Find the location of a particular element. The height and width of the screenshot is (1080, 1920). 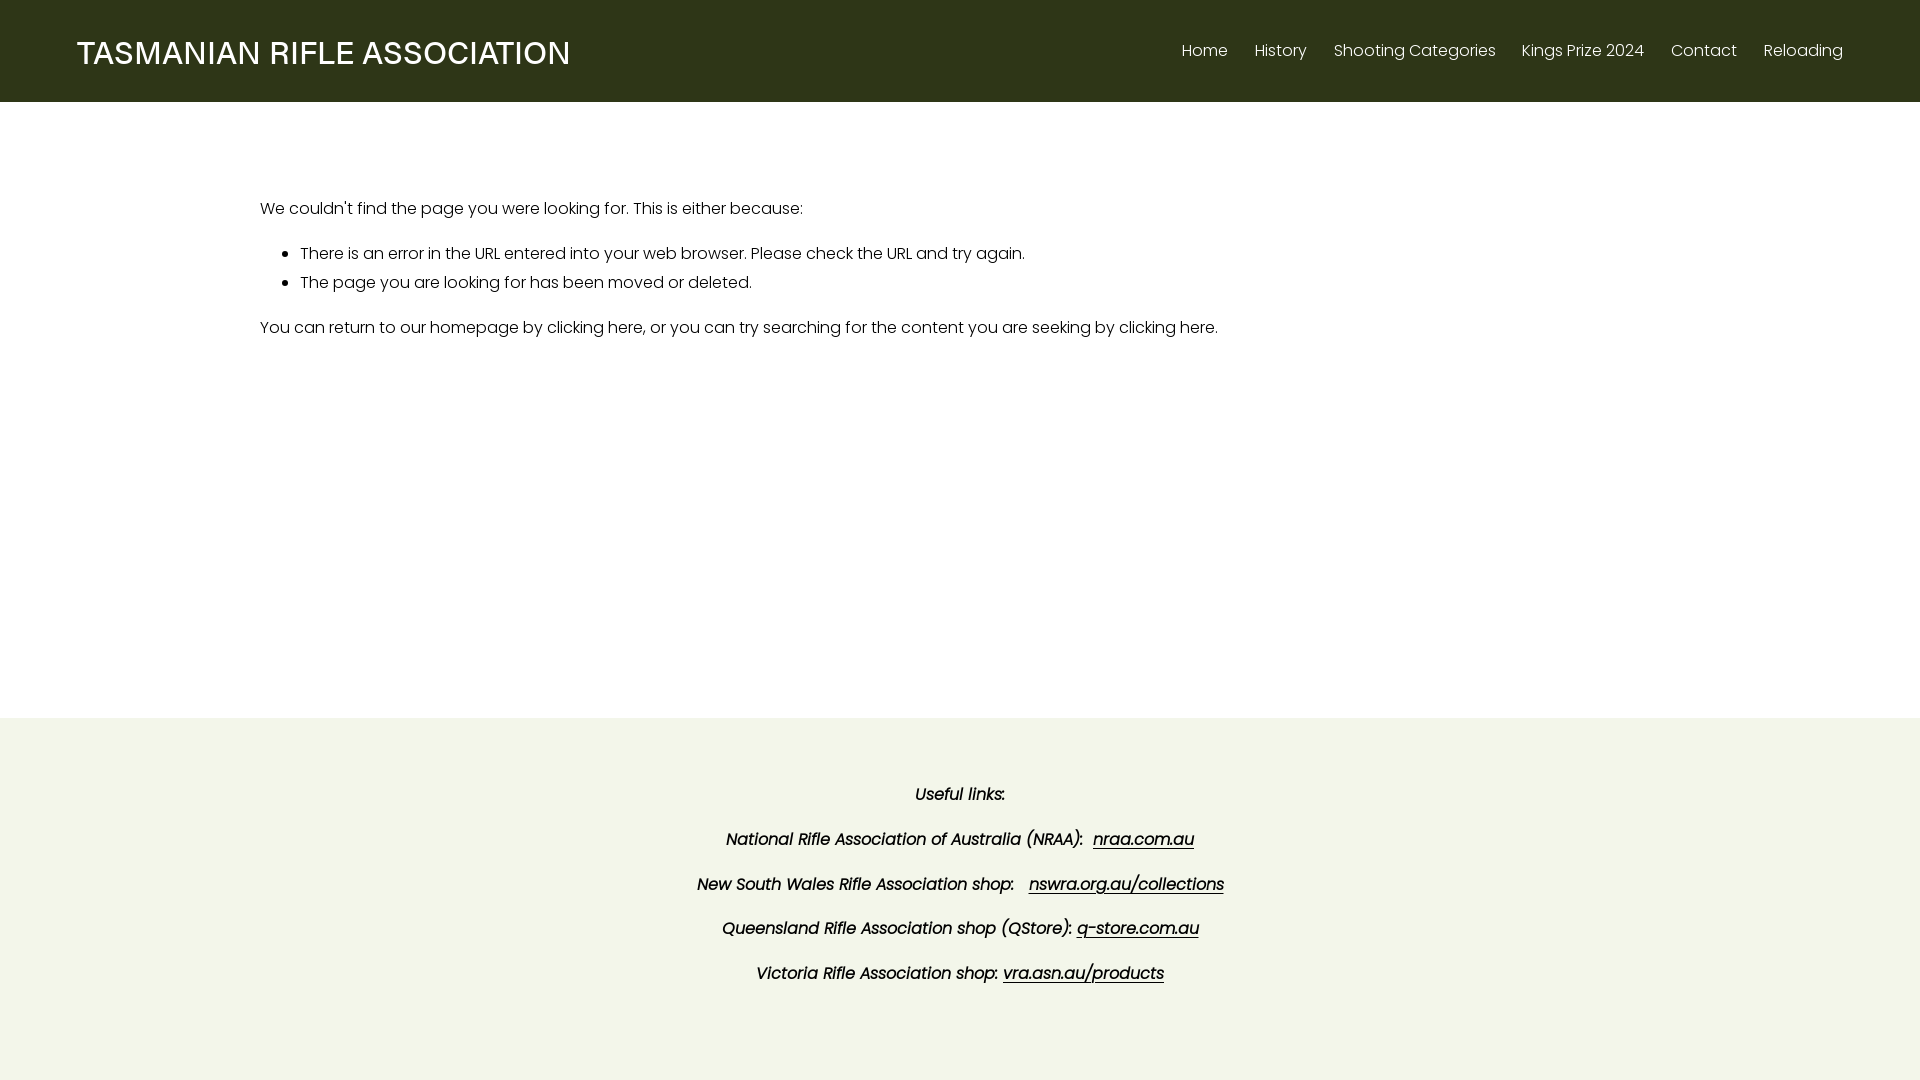

'q-store.com.au' is located at coordinates (1137, 929).